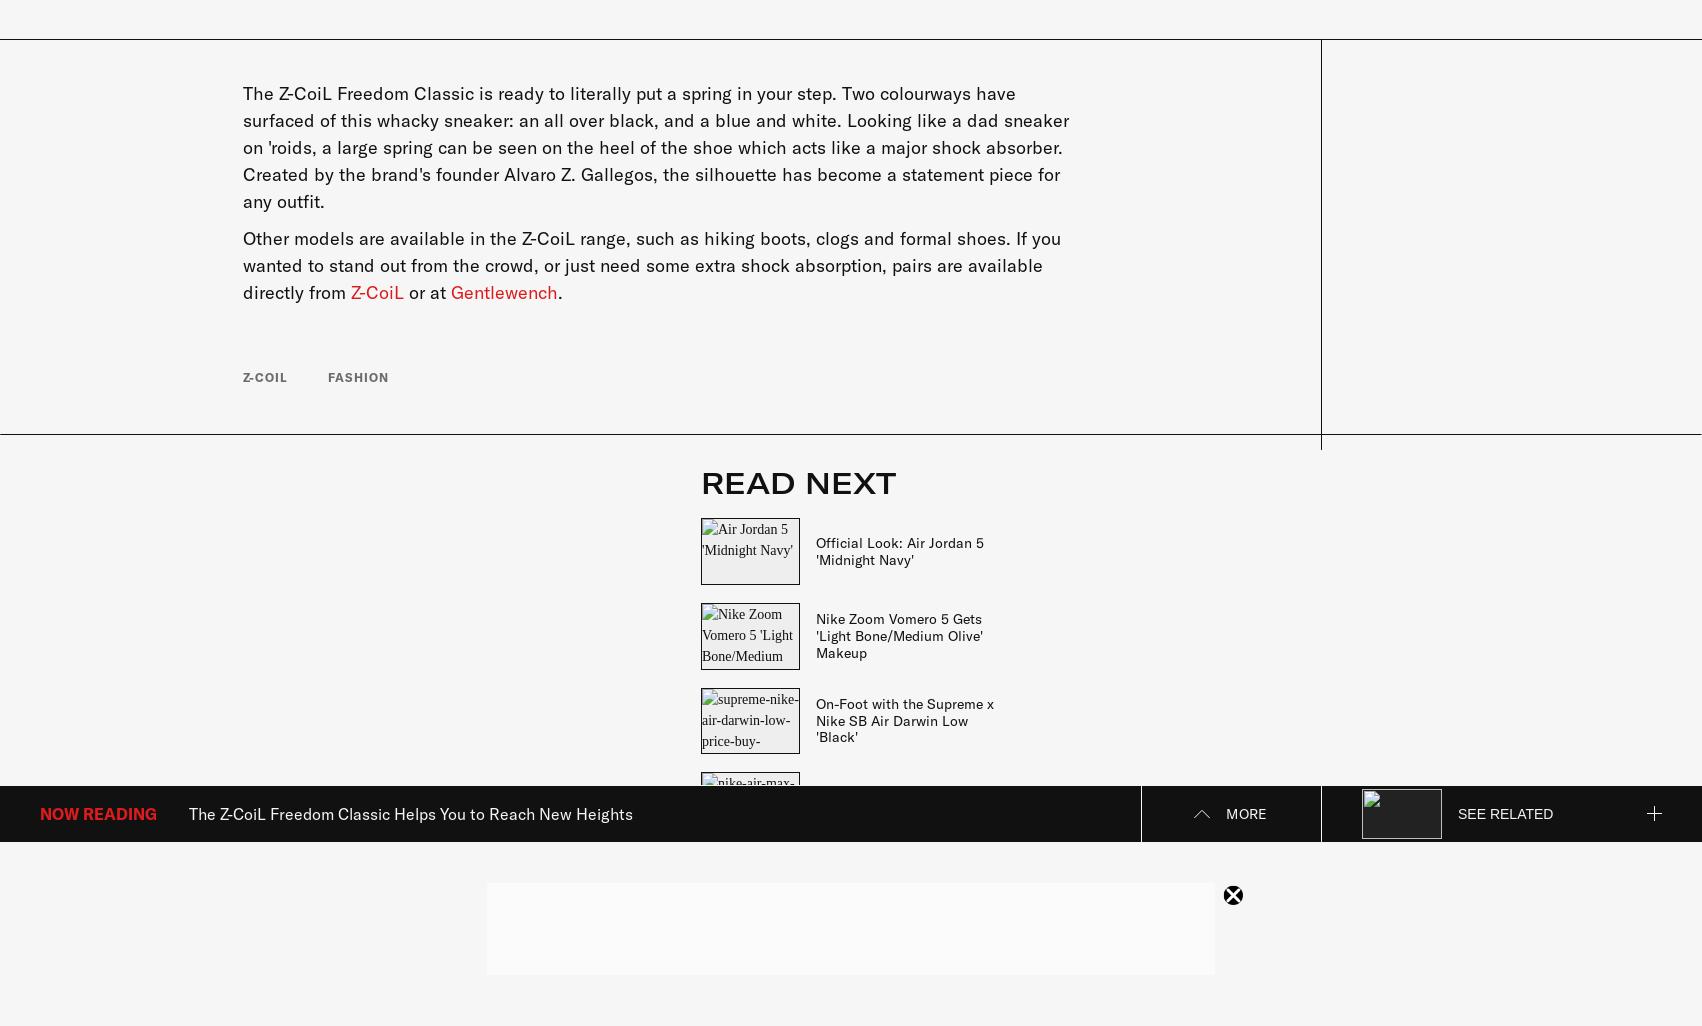 The image size is (1702, 1026). I want to click on 'The Z-CoiL Freedom Classic is ready to literally put a spring in your step. Two colourways have surfaced of this whacky sneaker: an all over black, and a blue and white. Looking like a dad sneaker on 'roids, a large spring can be seen on the heel of the shoe which acts like a major shock absorber. Created by the brand's founder Alvaro Z. Gallegos, the silhouette has become a statement piece for any outfit.', so click(654, 146).